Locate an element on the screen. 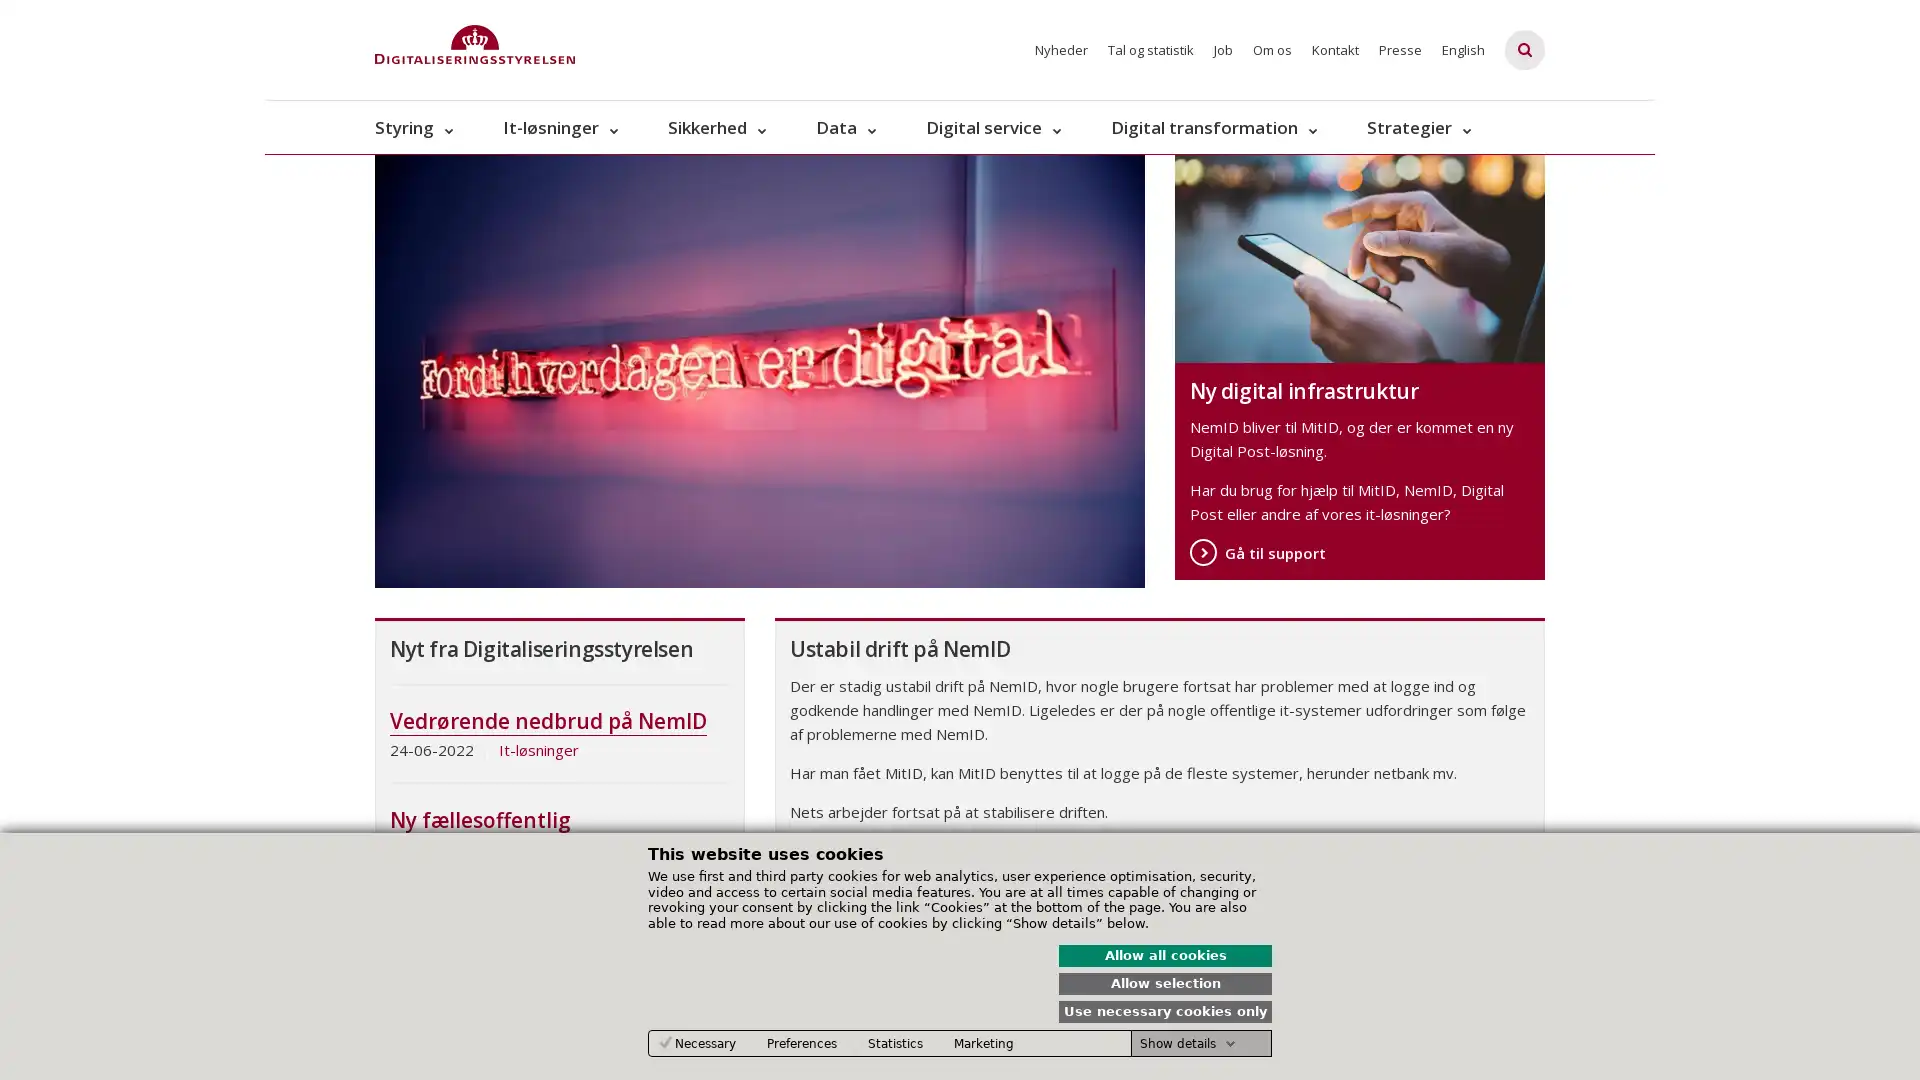  Fold sgefelt ud is located at coordinates (1524, 49).